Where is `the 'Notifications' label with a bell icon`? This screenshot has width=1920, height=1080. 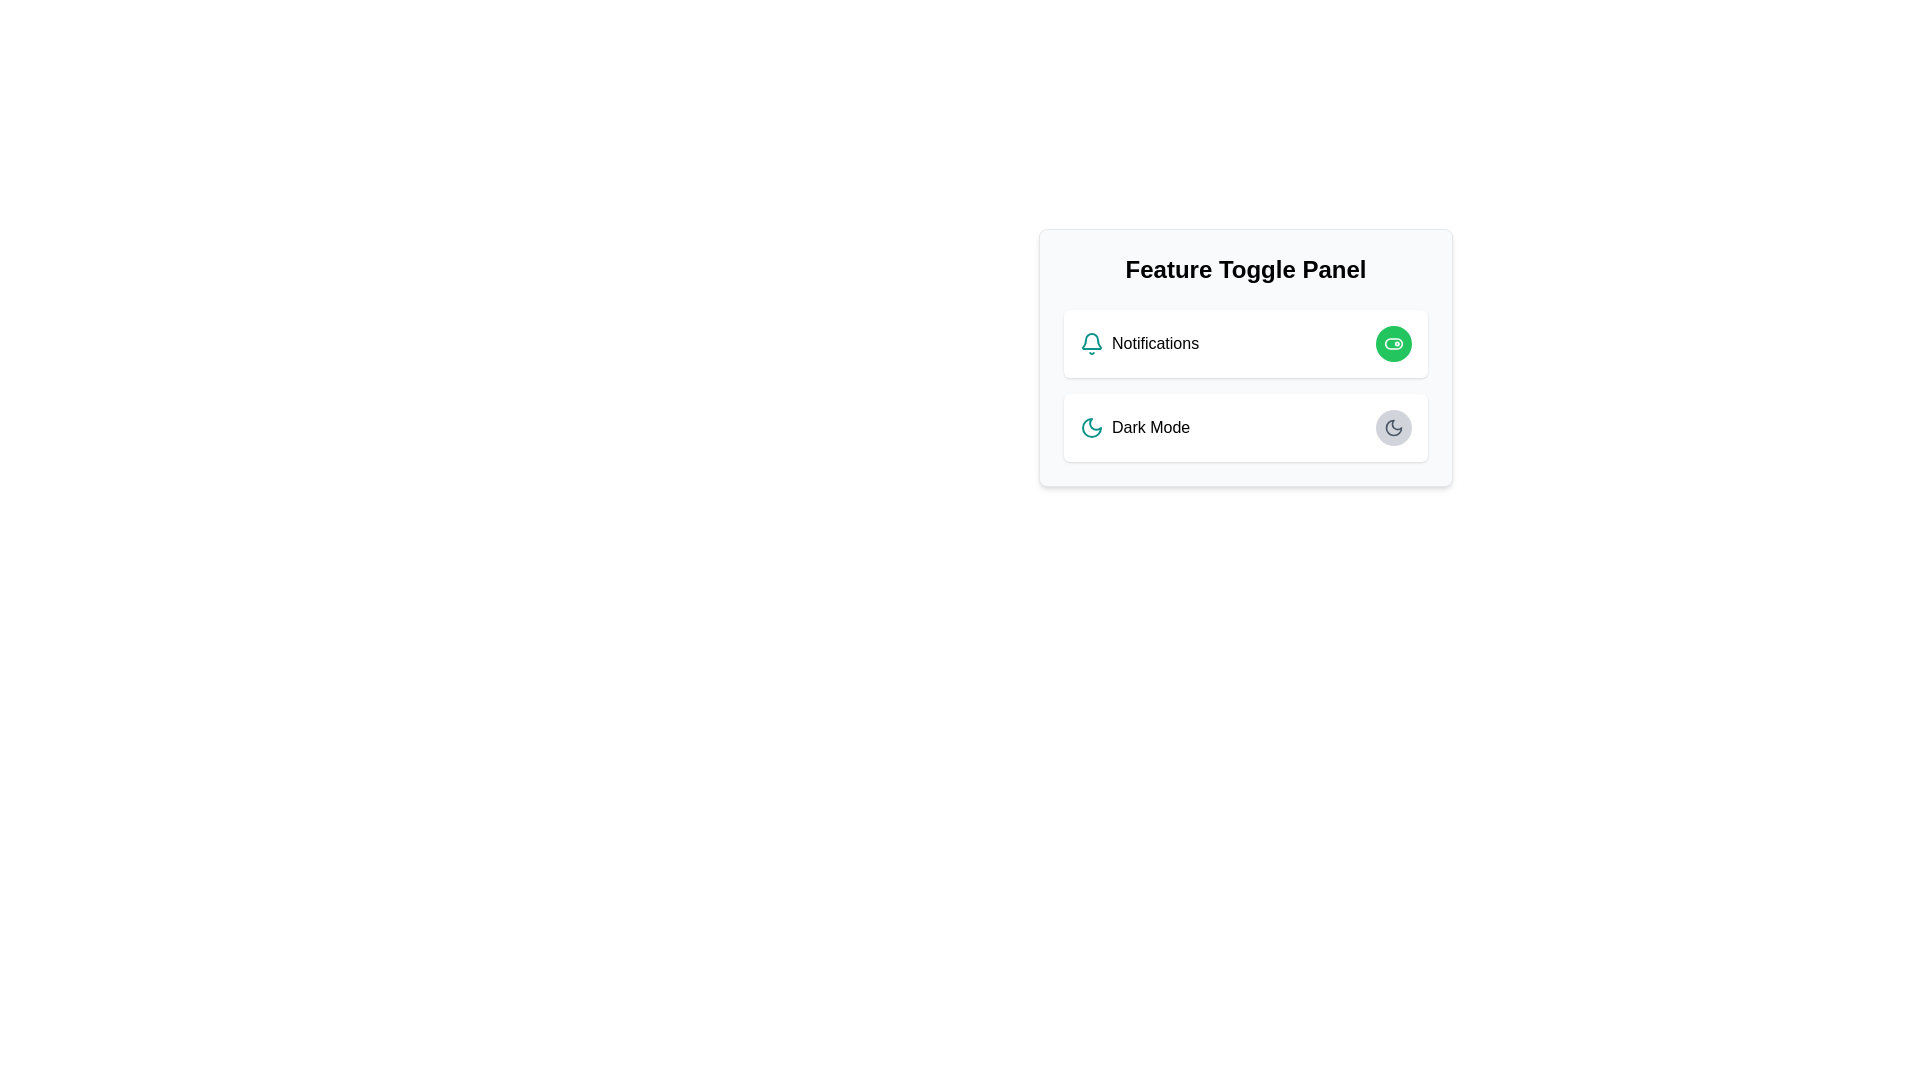
the 'Notifications' label with a bell icon is located at coordinates (1139, 342).